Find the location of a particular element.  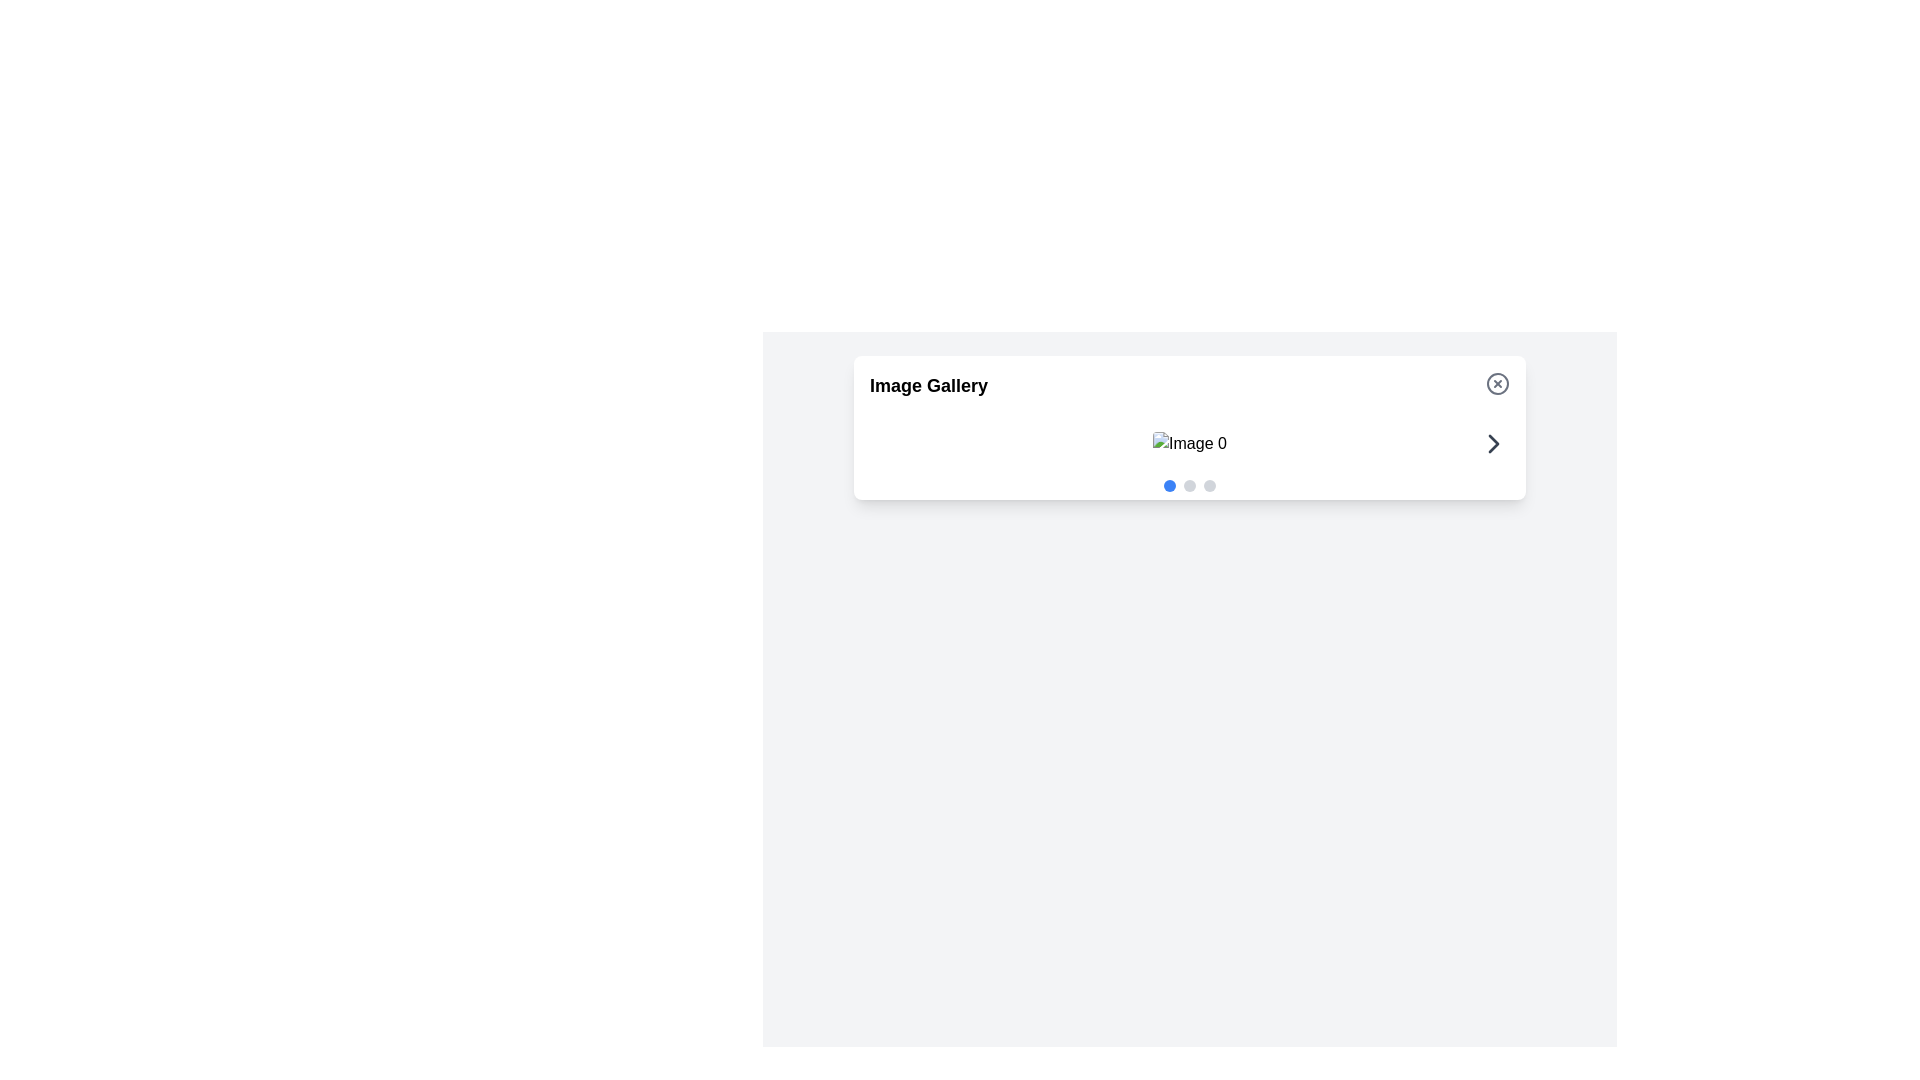

the leftmost blue Indicator Dot, which serves as a page indicator for a carousel is located at coordinates (1170, 486).